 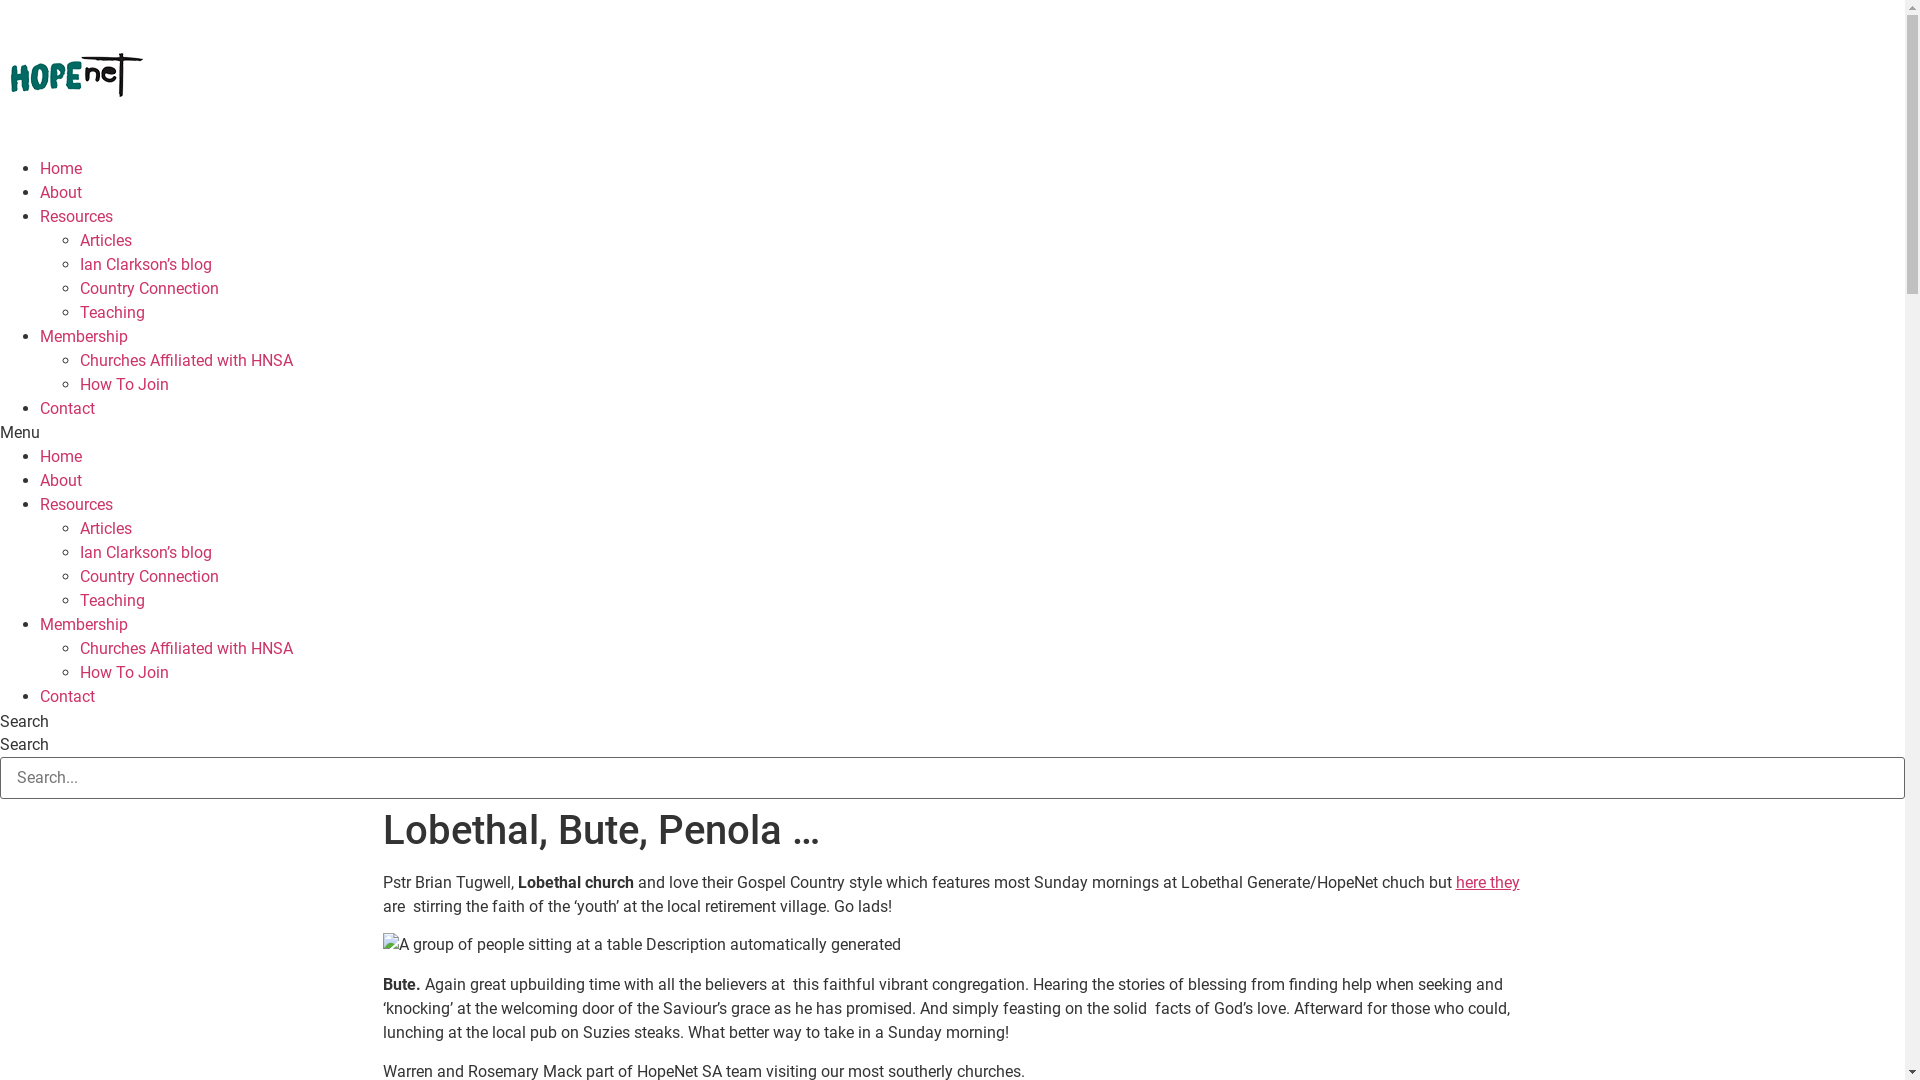 What do you see at coordinates (148, 576) in the screenshot?
I see `'Country Connection'` at bounding box center [148, 576].